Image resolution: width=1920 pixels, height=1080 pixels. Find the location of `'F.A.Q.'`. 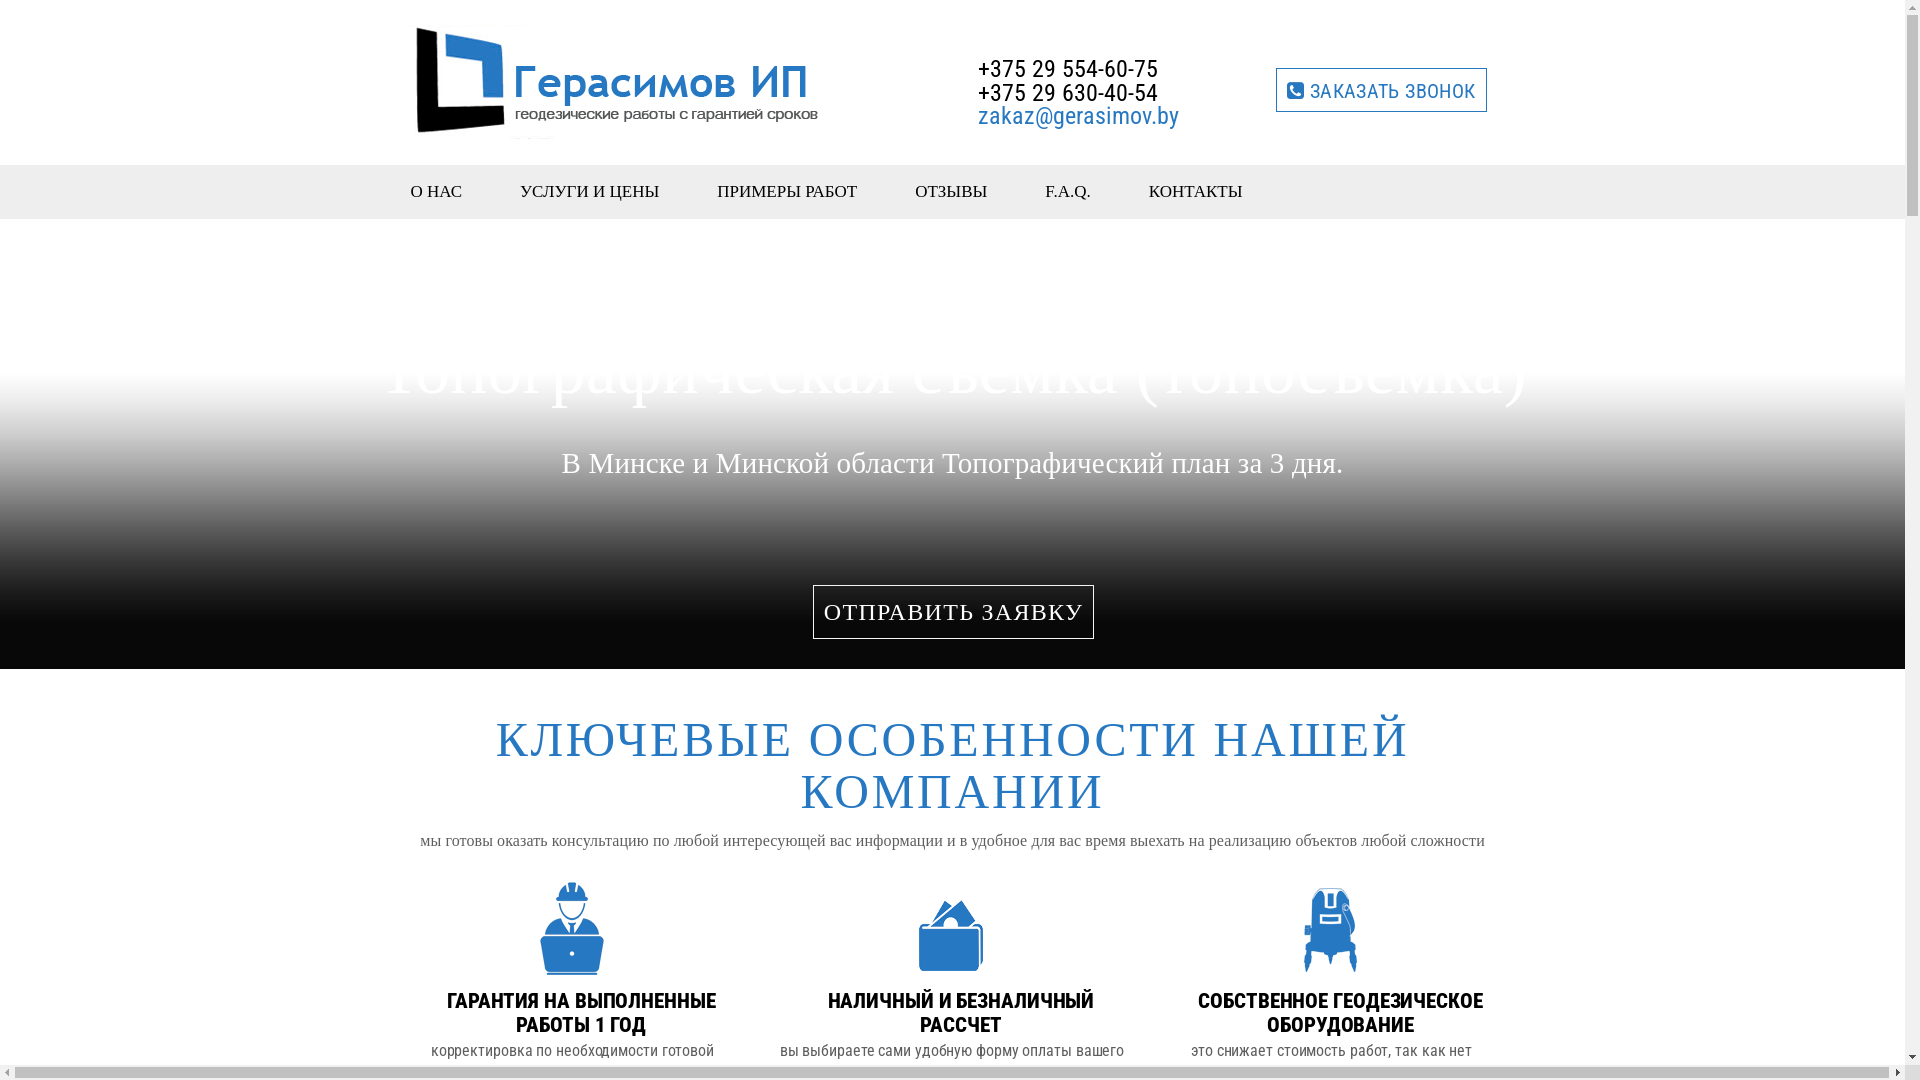

'F.A.Q.' is located at coordinates (1067, 191).